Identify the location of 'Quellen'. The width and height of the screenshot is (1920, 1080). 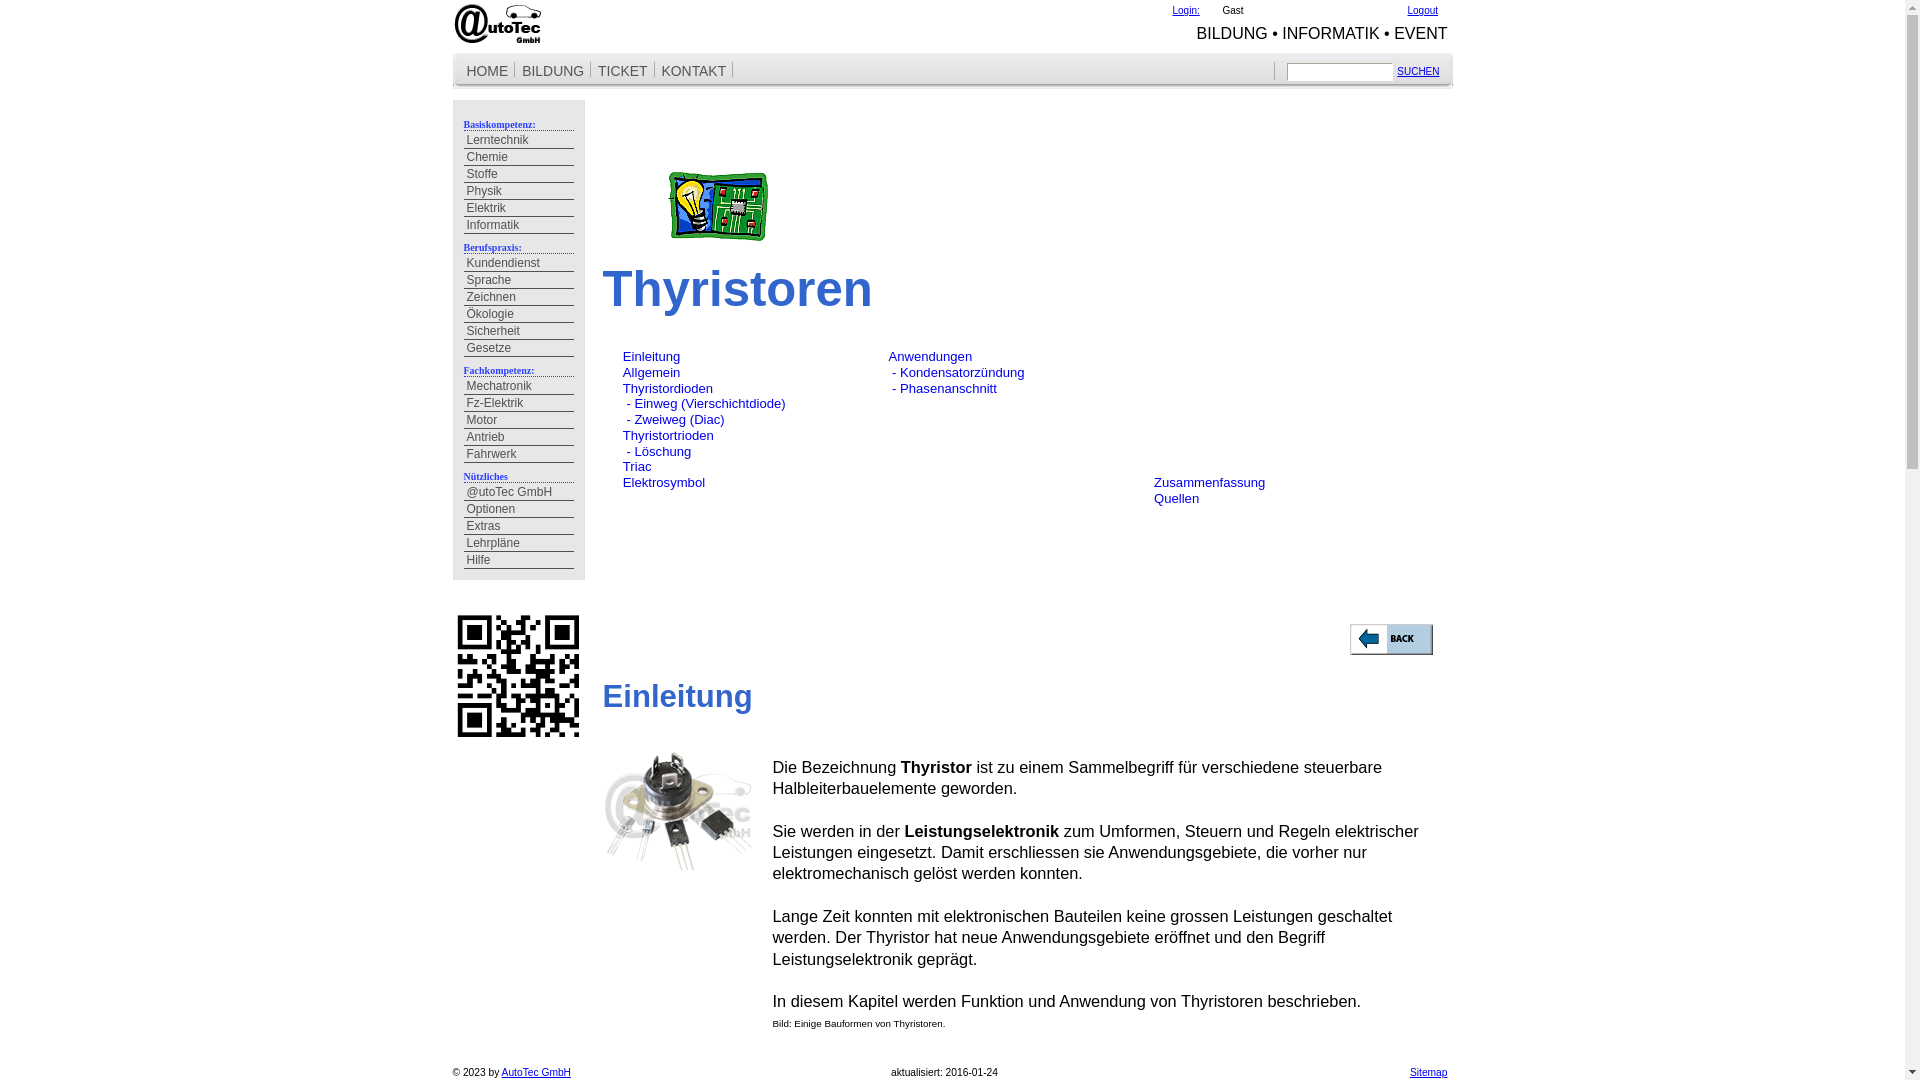
(1176, 497).